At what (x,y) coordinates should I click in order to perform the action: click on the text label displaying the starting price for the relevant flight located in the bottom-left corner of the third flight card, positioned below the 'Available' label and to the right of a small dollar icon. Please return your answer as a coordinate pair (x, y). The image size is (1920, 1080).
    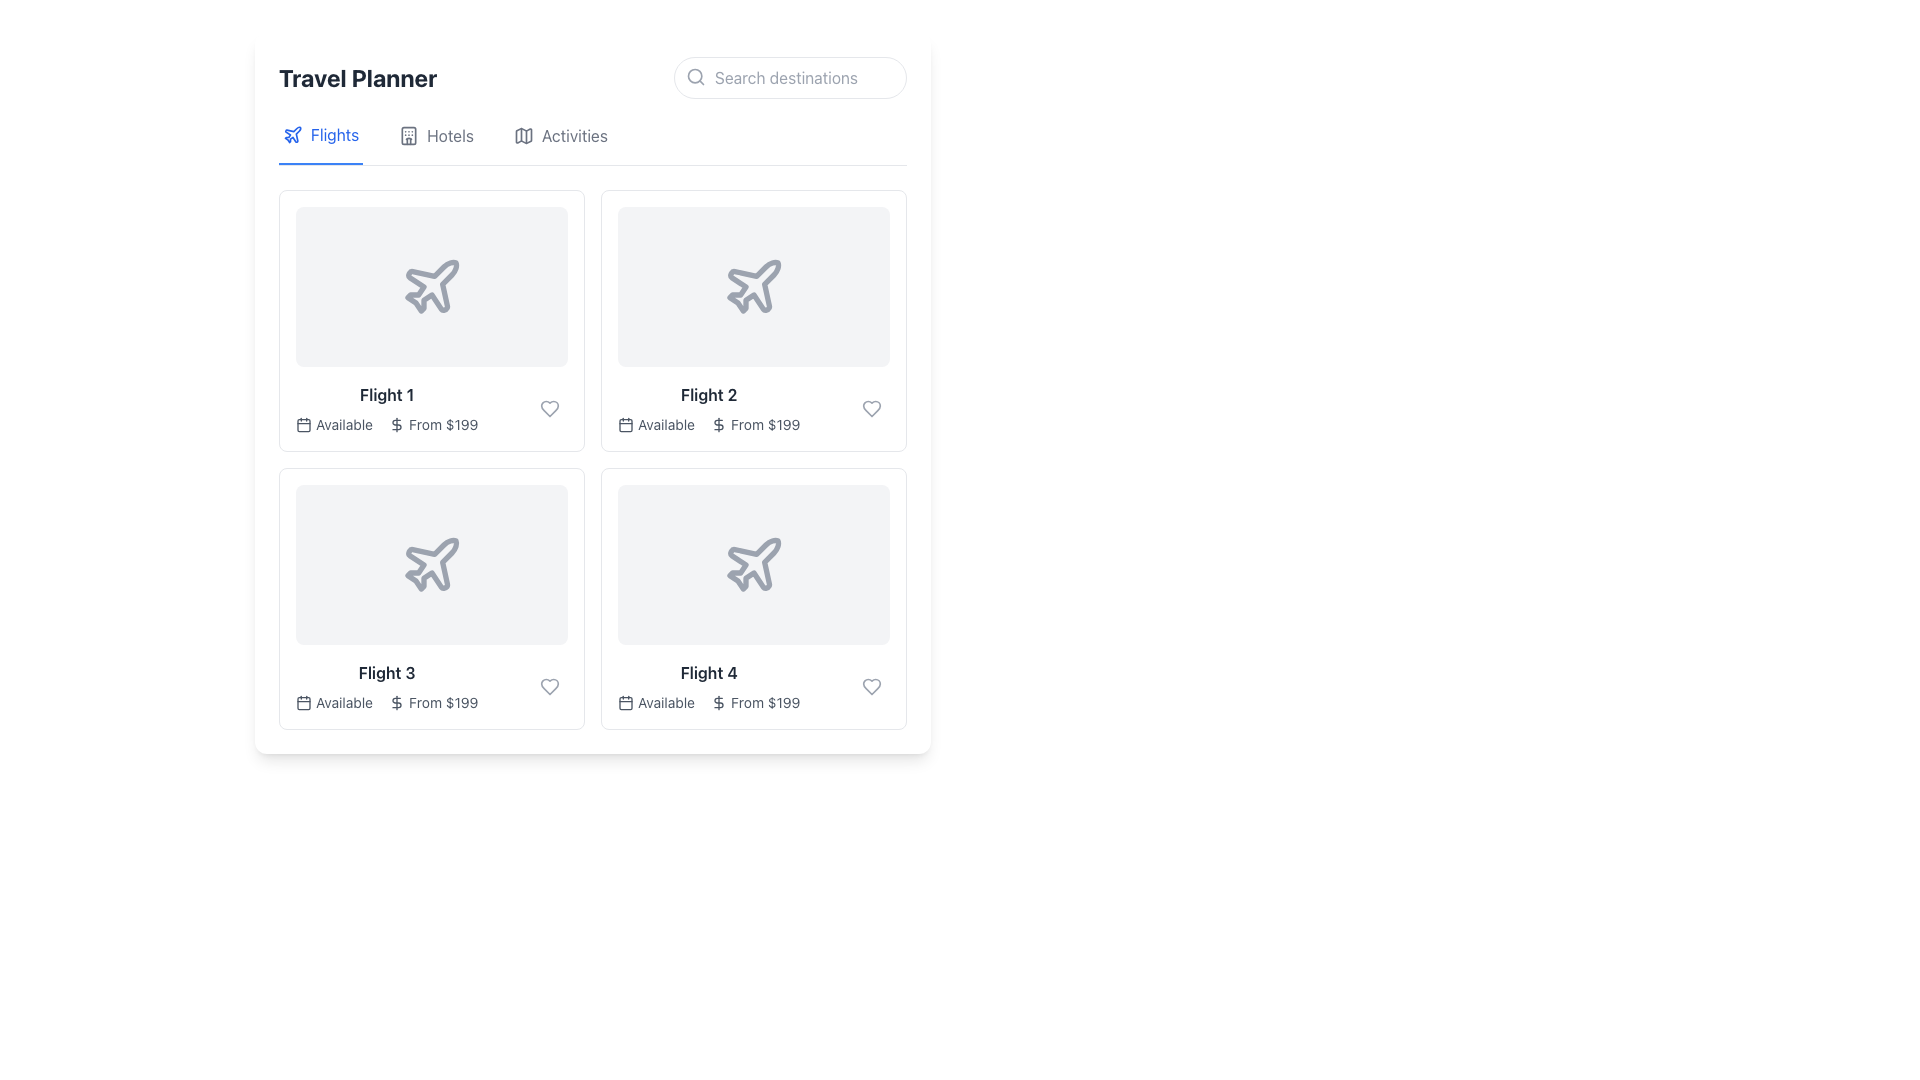
    Looking at the image, I should click on (442, 701).